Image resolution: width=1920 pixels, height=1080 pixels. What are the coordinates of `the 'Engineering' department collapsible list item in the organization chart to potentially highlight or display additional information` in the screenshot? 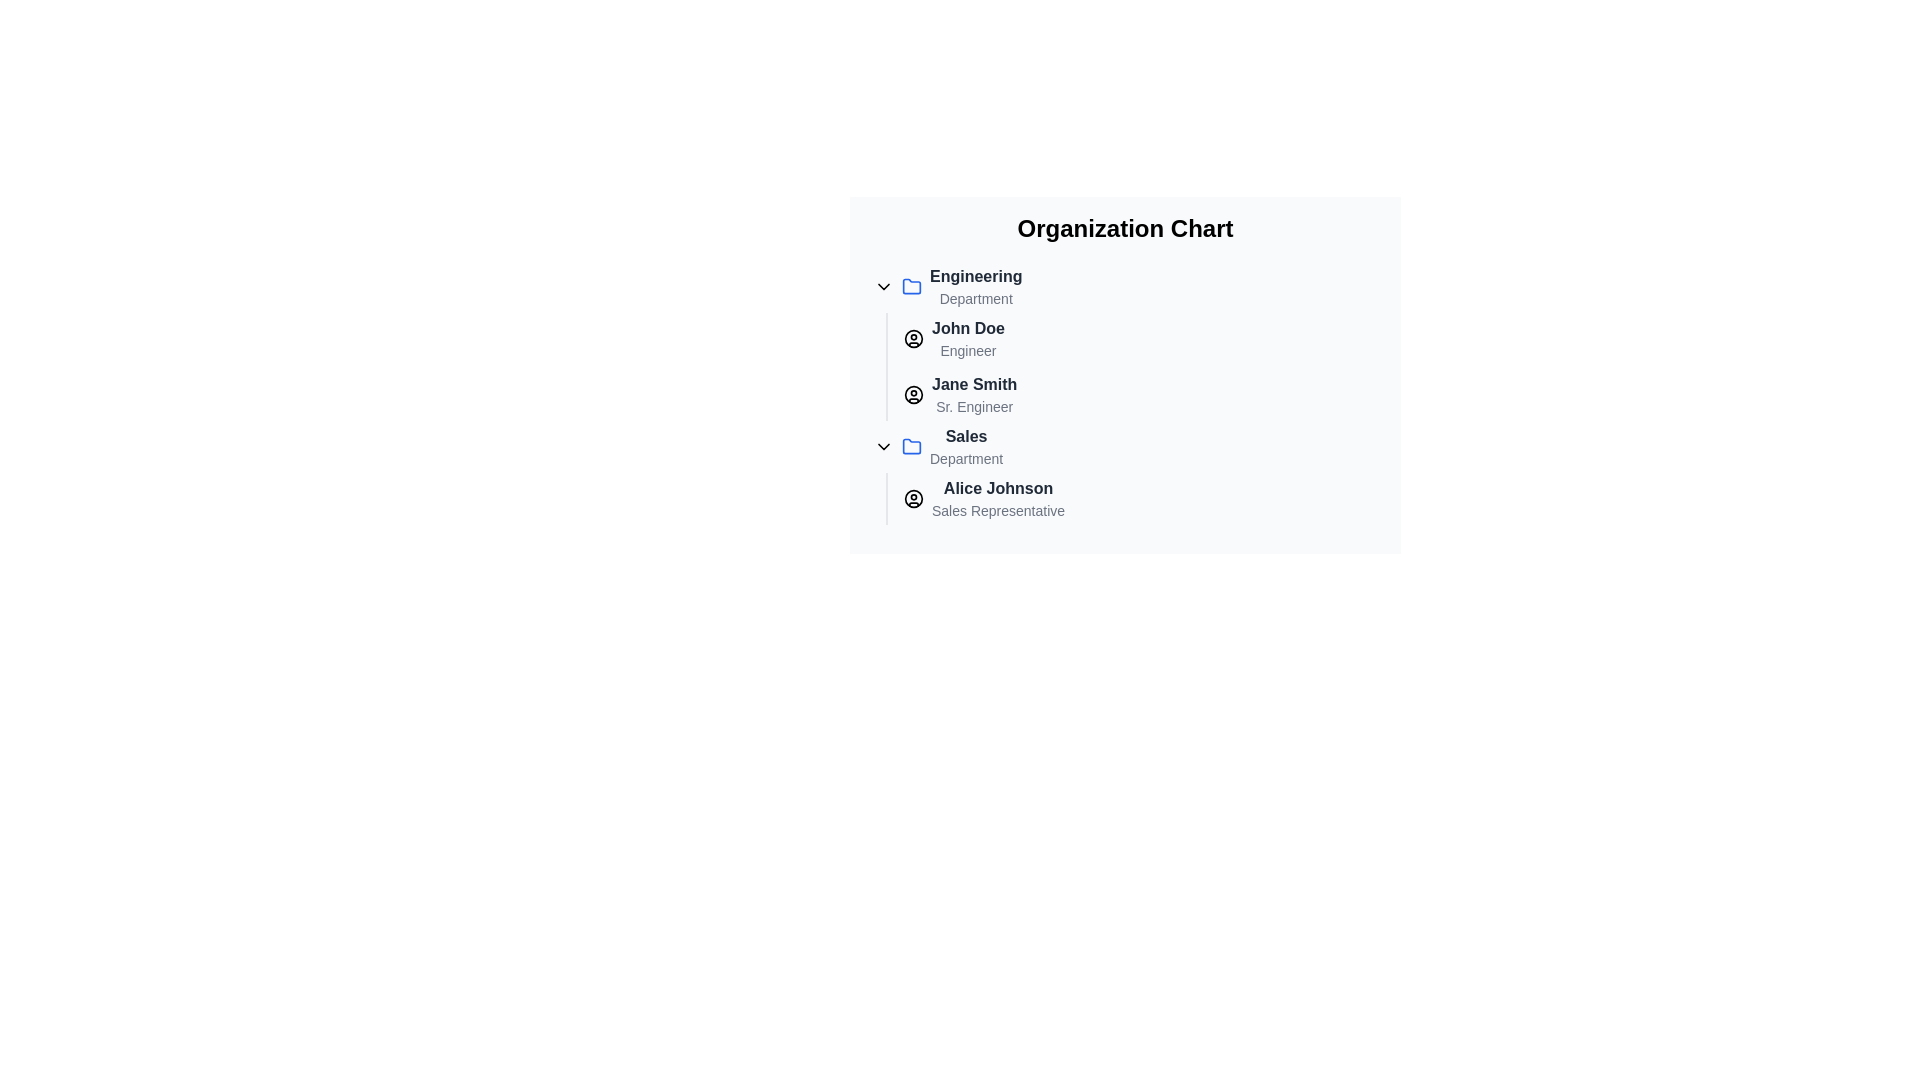 It's located at (1125, 286).